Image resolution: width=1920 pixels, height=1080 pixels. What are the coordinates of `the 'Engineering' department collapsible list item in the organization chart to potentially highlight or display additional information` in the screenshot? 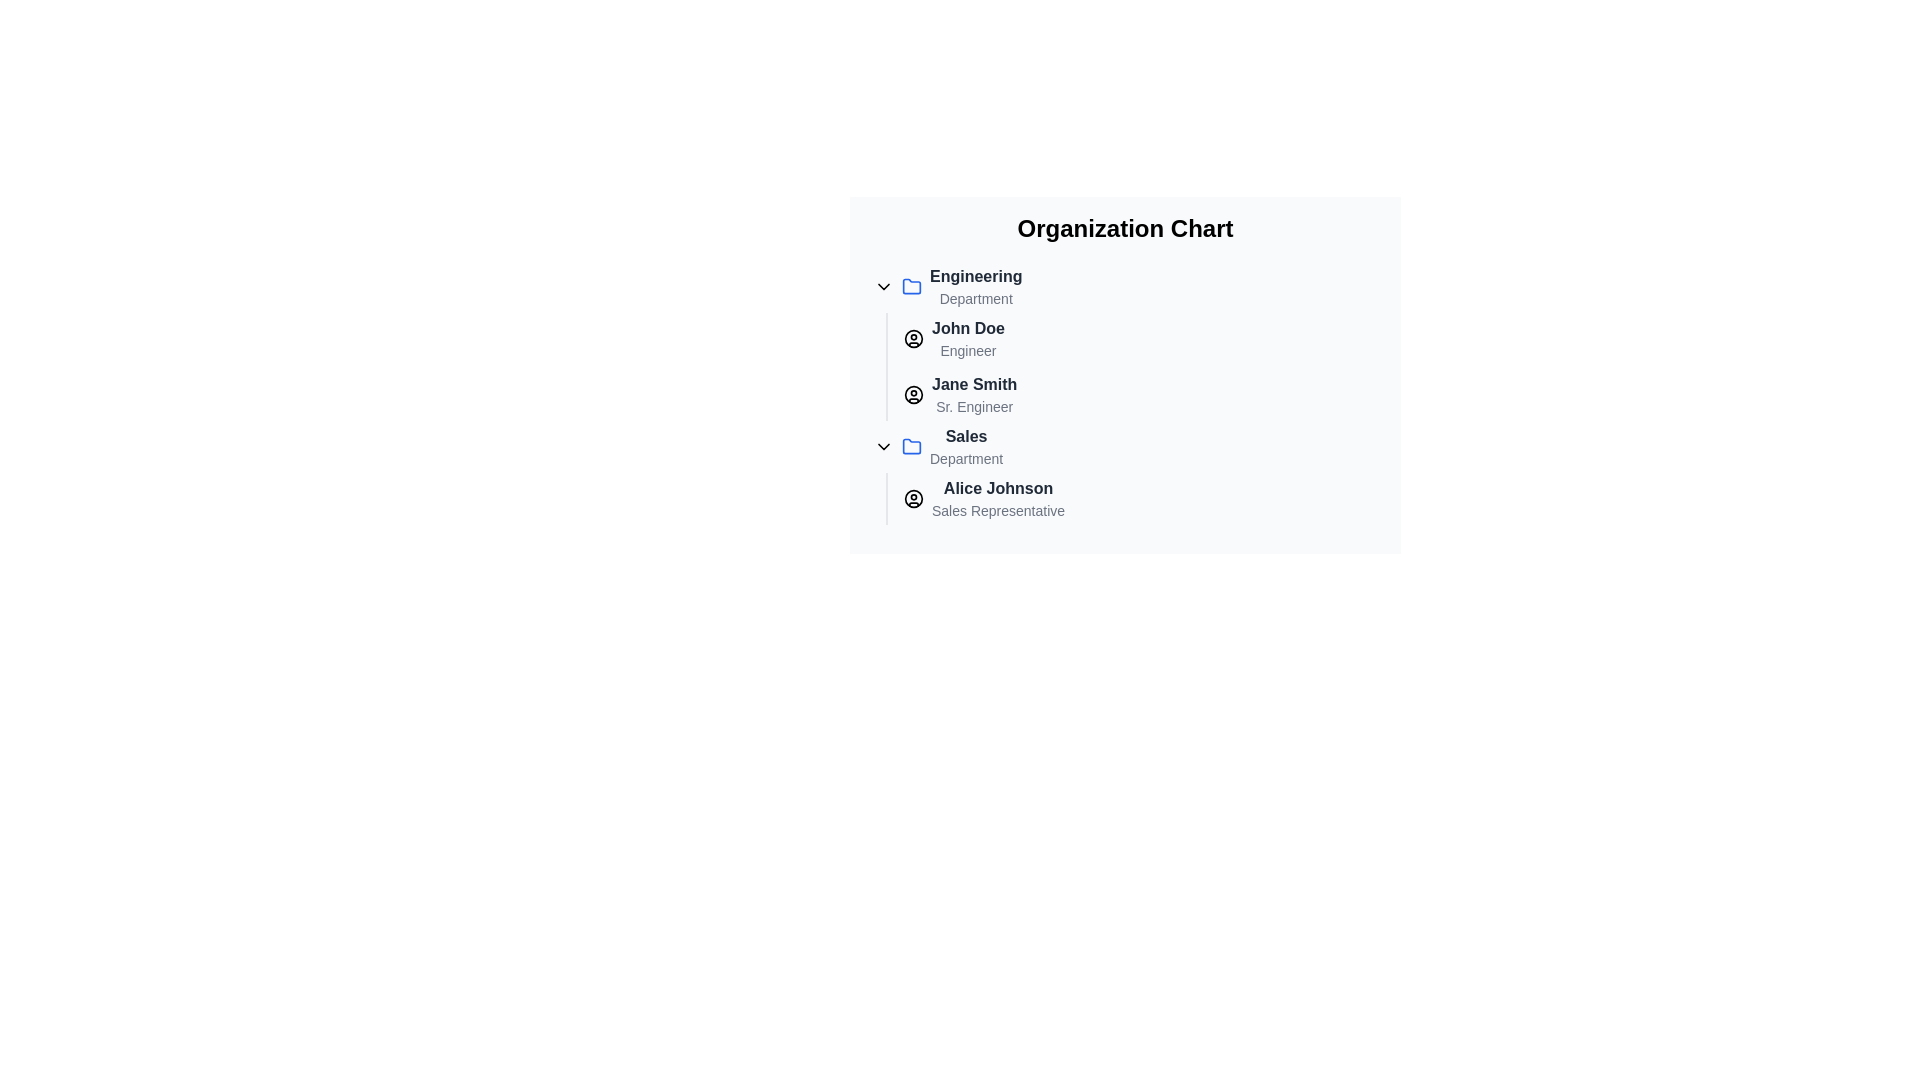 It's located at (1125, 286).